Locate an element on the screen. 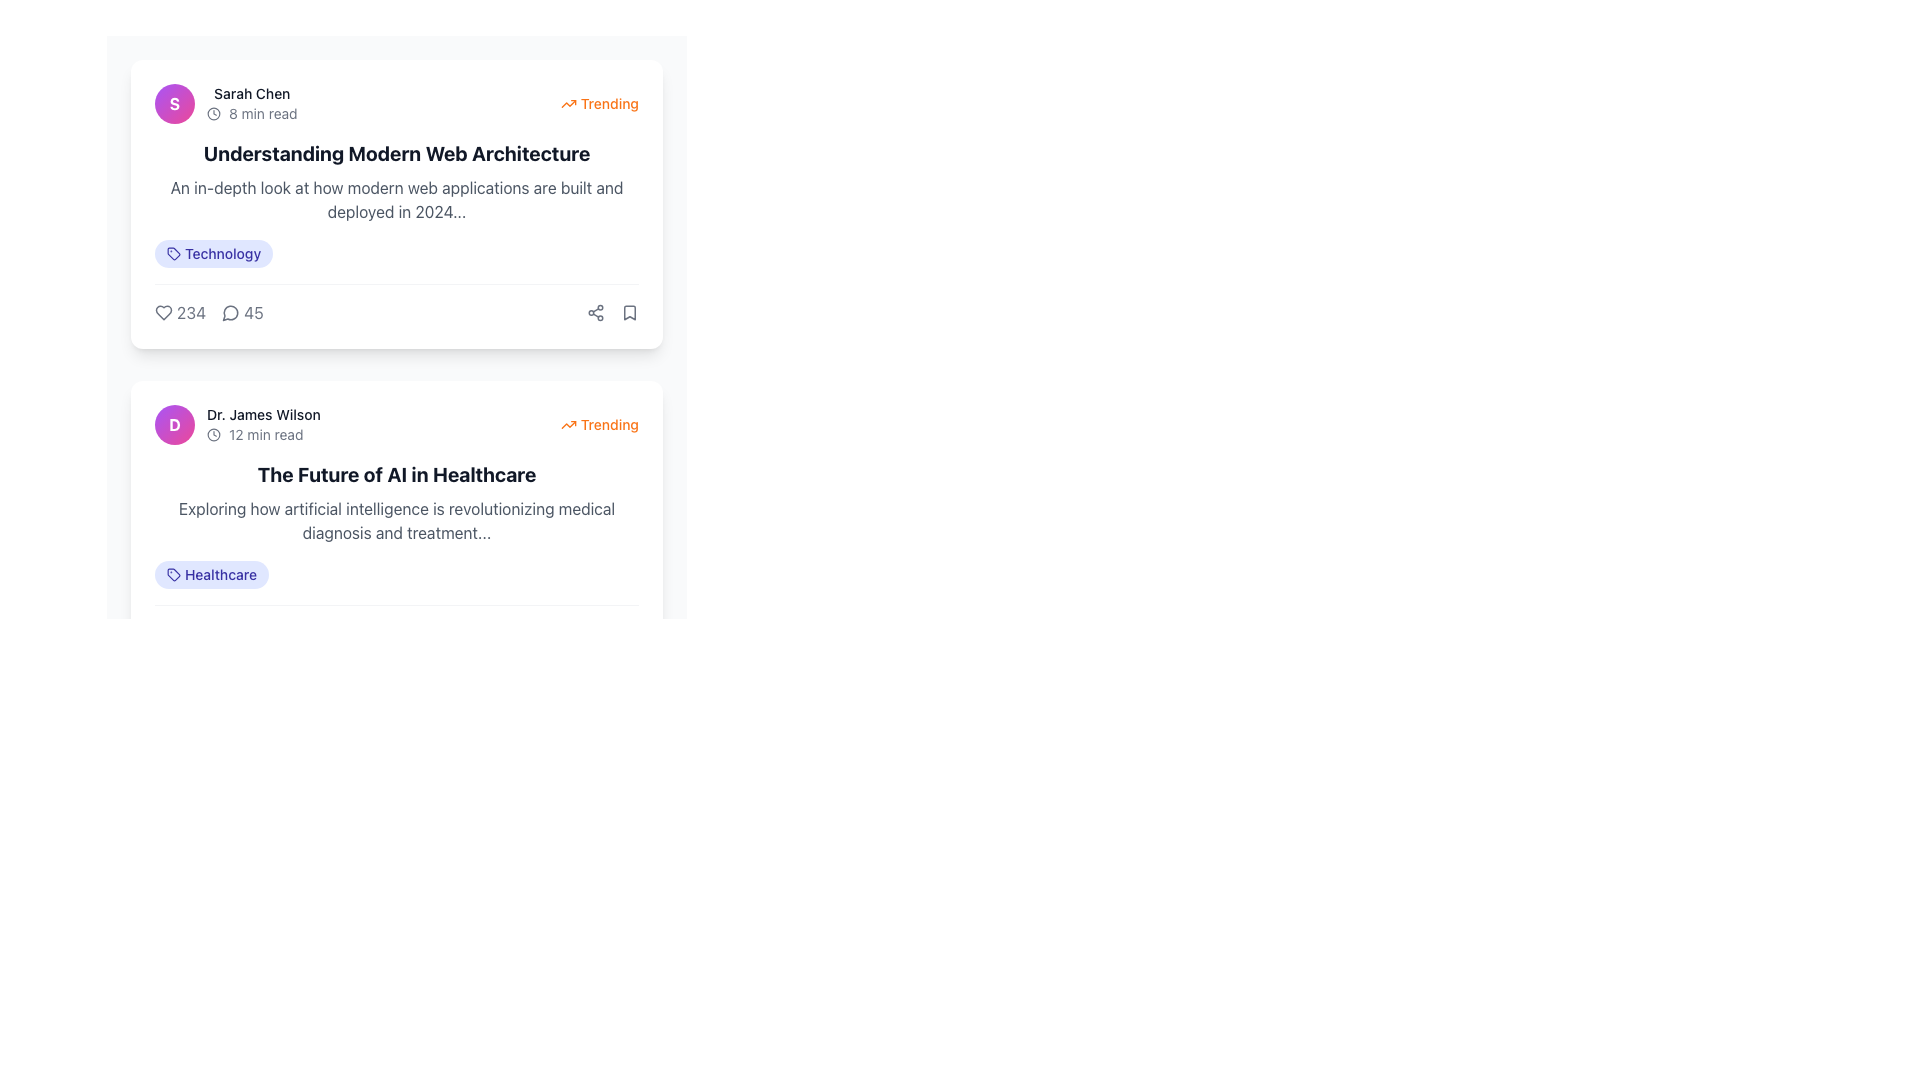  the text block styled with a light gray font color located below the title 'The Future of AI in Healthcare' in the second content card is located at coordinates (397, 519).